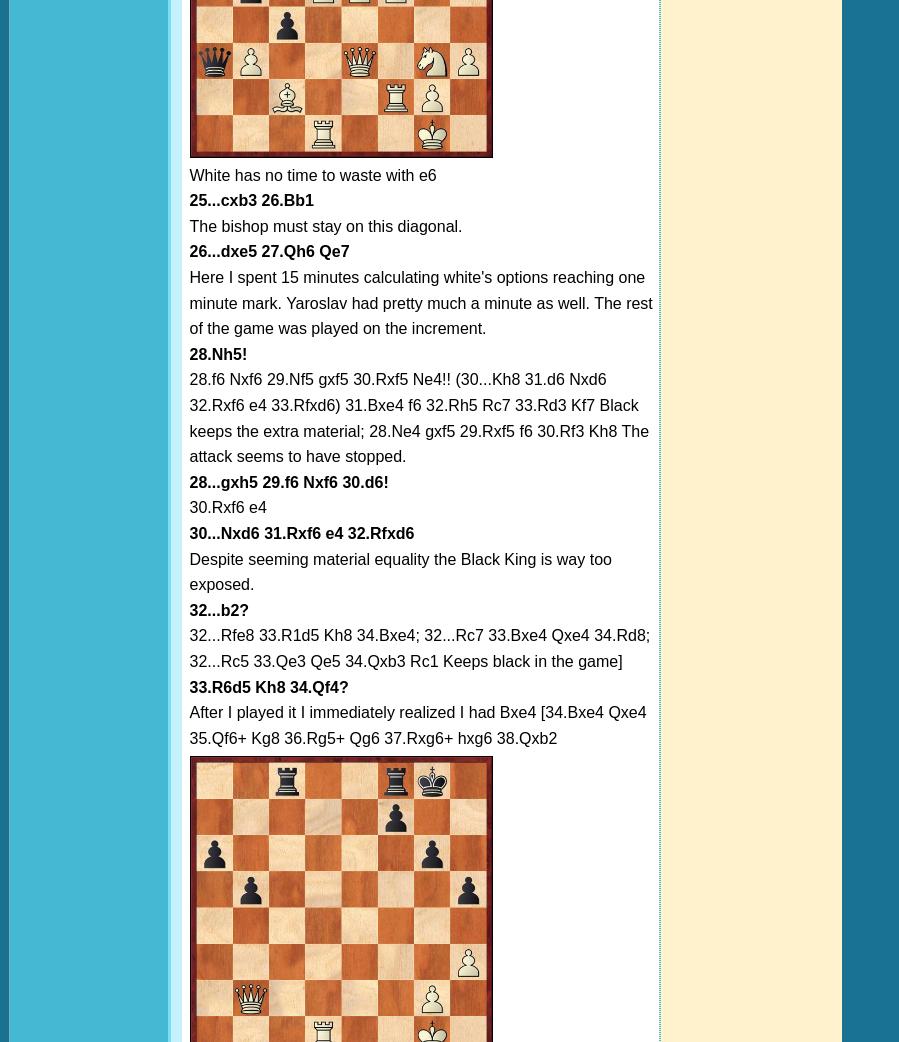  I want to click on '32...b2?', so click(218, 609).